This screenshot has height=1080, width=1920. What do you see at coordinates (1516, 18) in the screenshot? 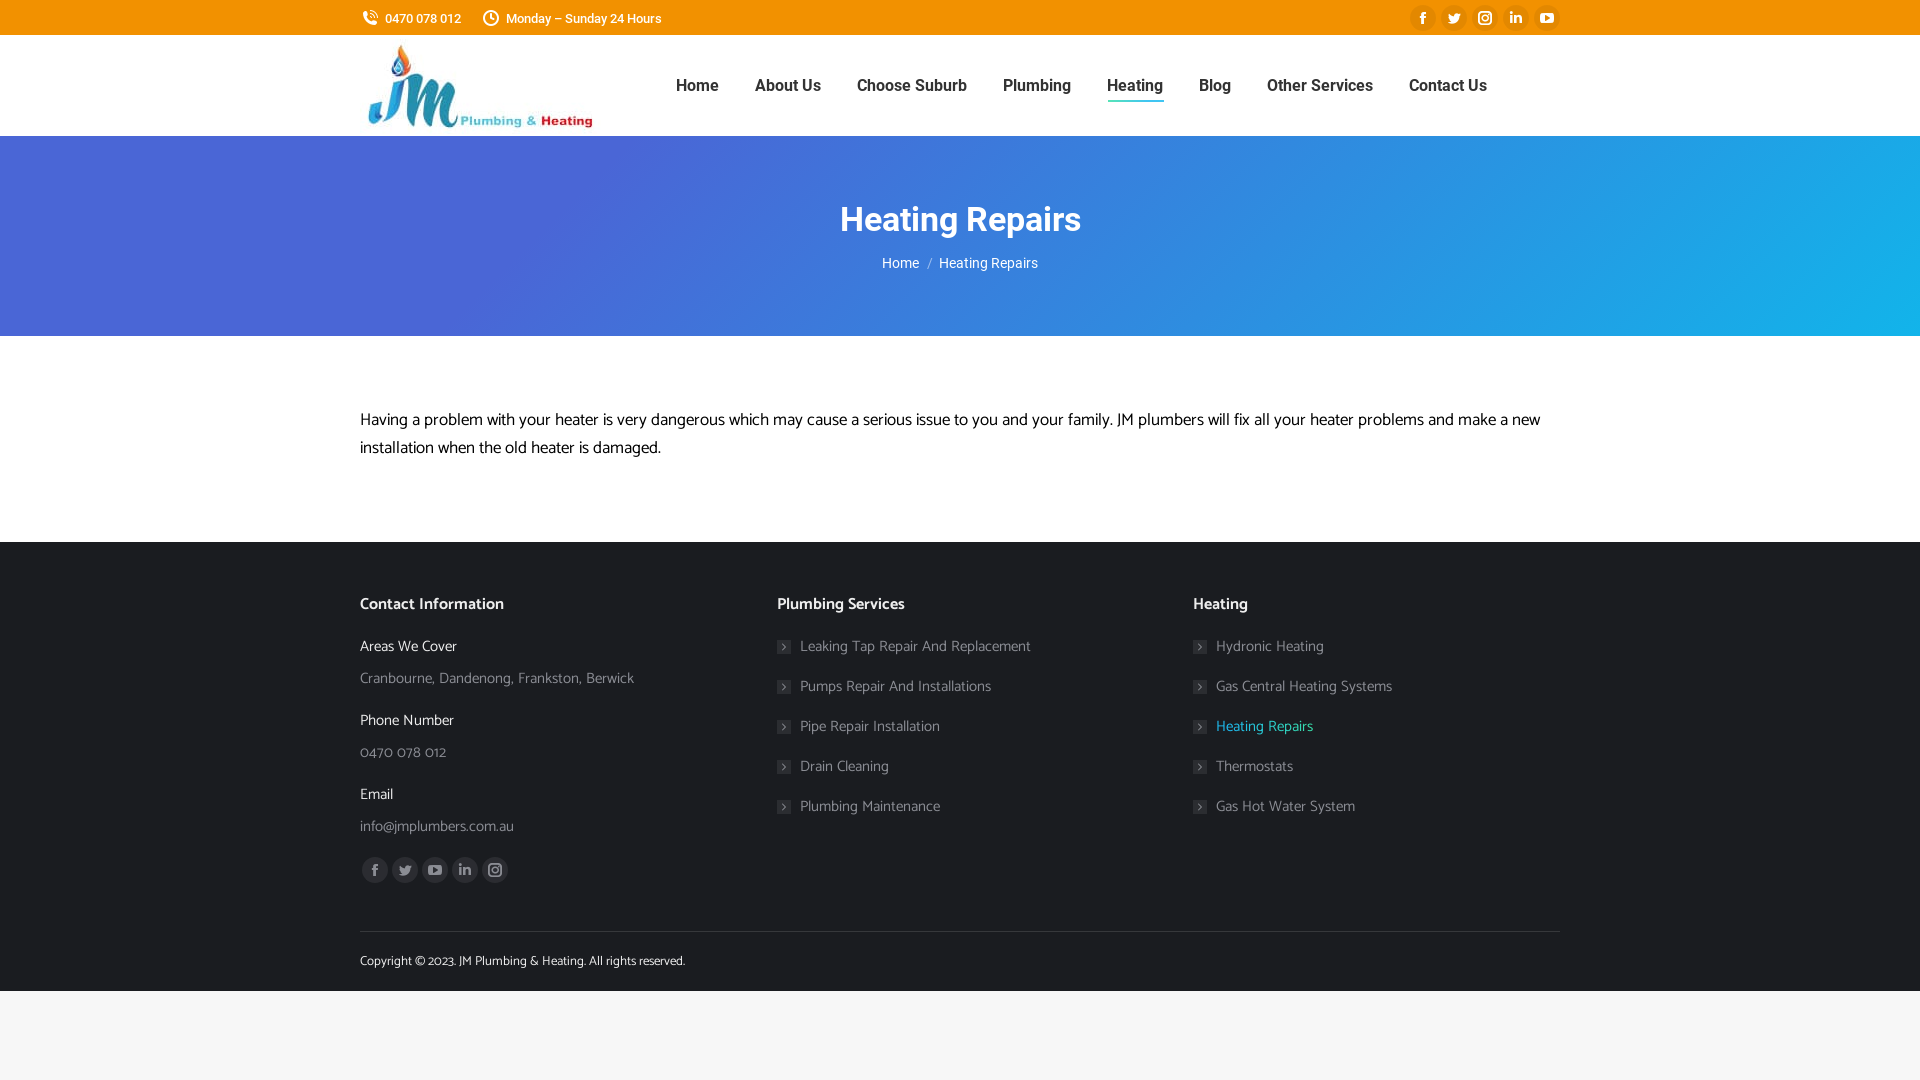
I see `'Linkedin page opens in new window'` at bounding box center [1516, 18].